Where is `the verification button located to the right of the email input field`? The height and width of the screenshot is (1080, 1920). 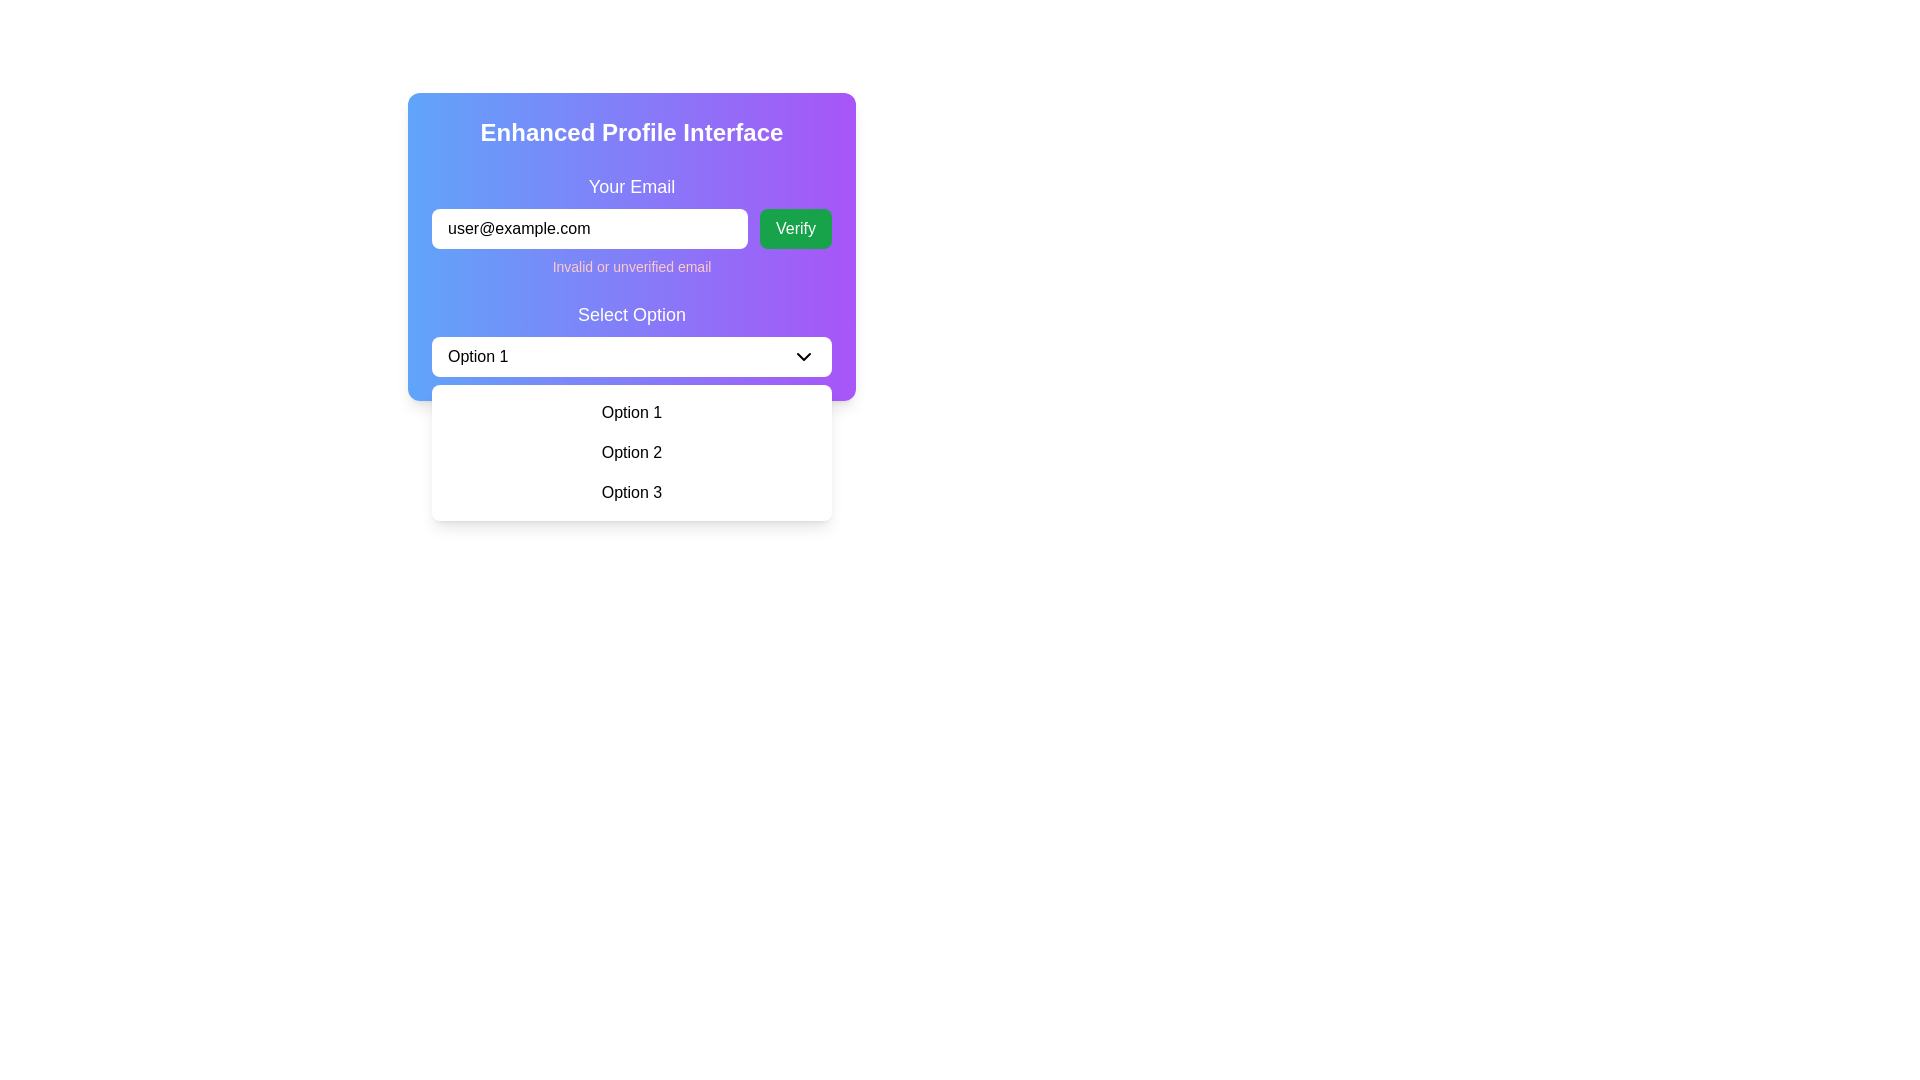 the verification button located to the right of the email input field is located at coordinates (795, 227).